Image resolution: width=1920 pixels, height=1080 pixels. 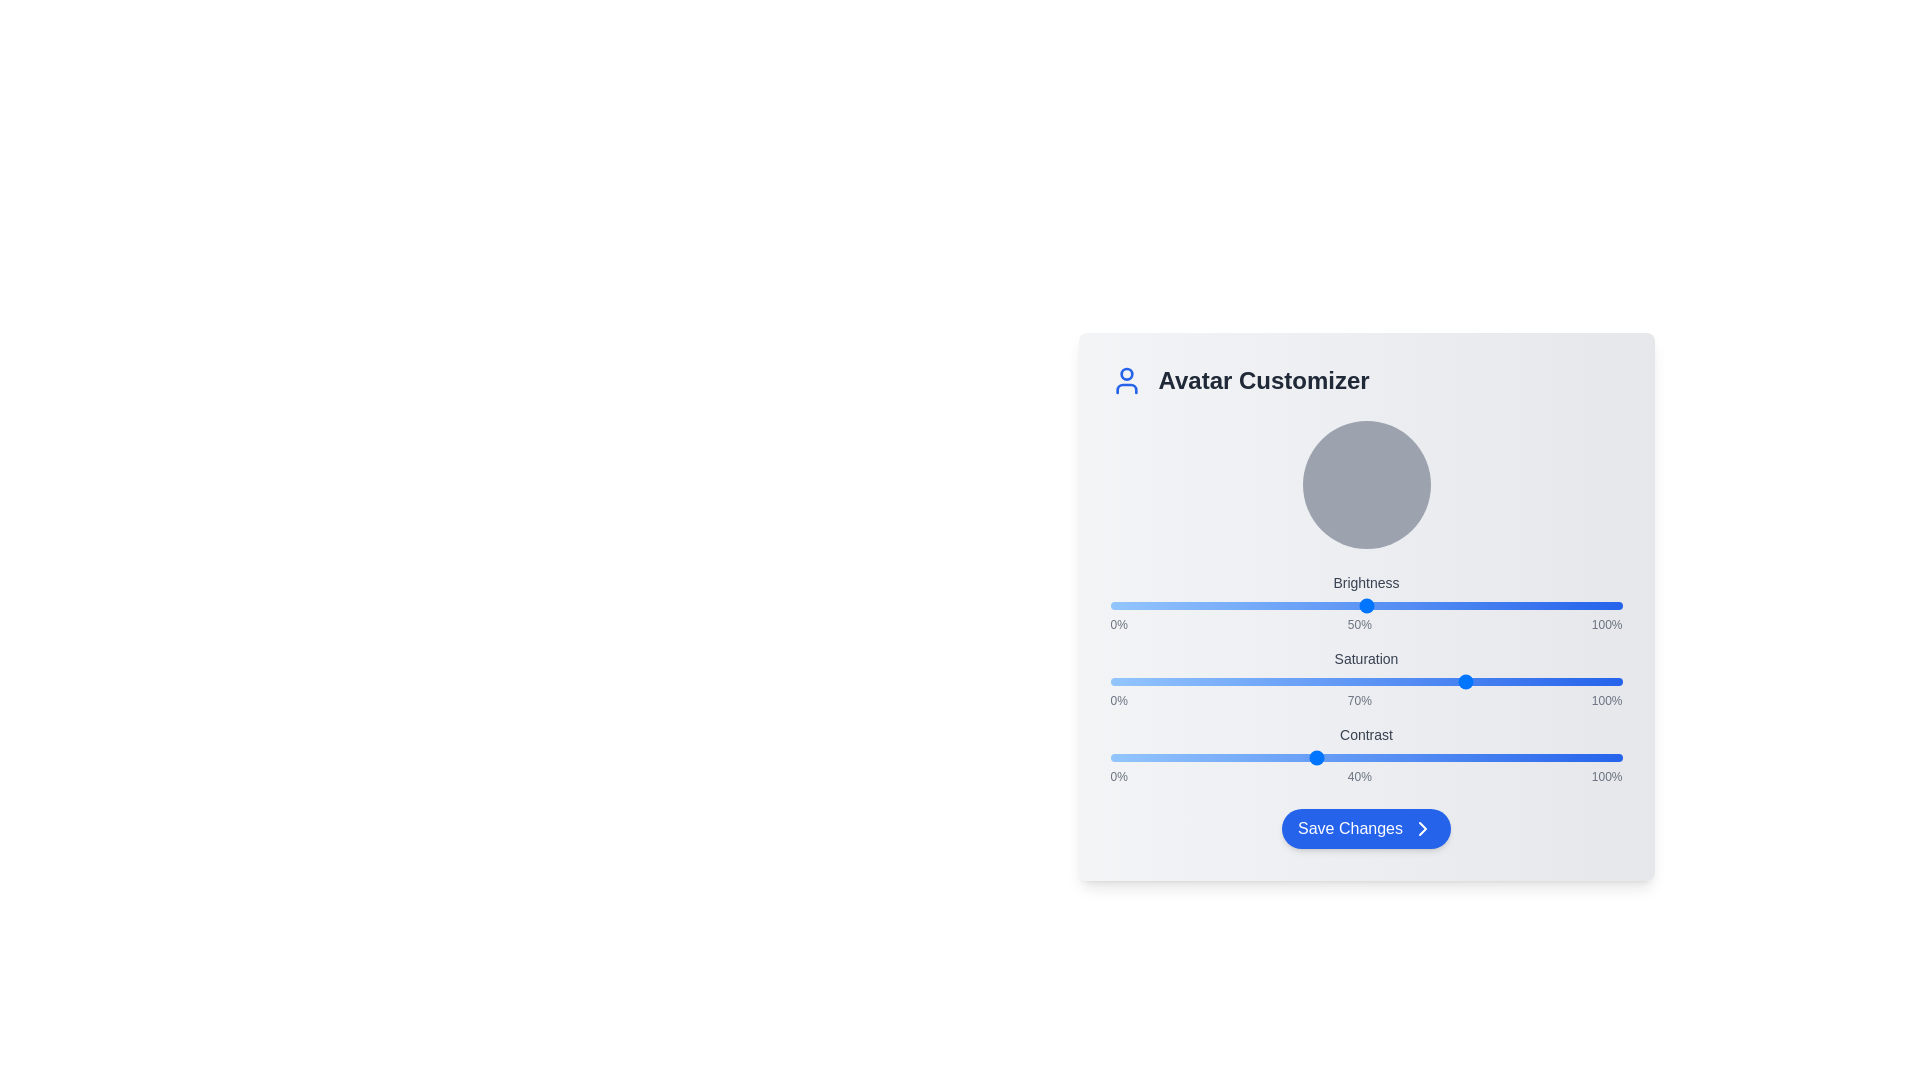 I want to click on the Saturation slider to 64%, so click(x=1437, y=681).